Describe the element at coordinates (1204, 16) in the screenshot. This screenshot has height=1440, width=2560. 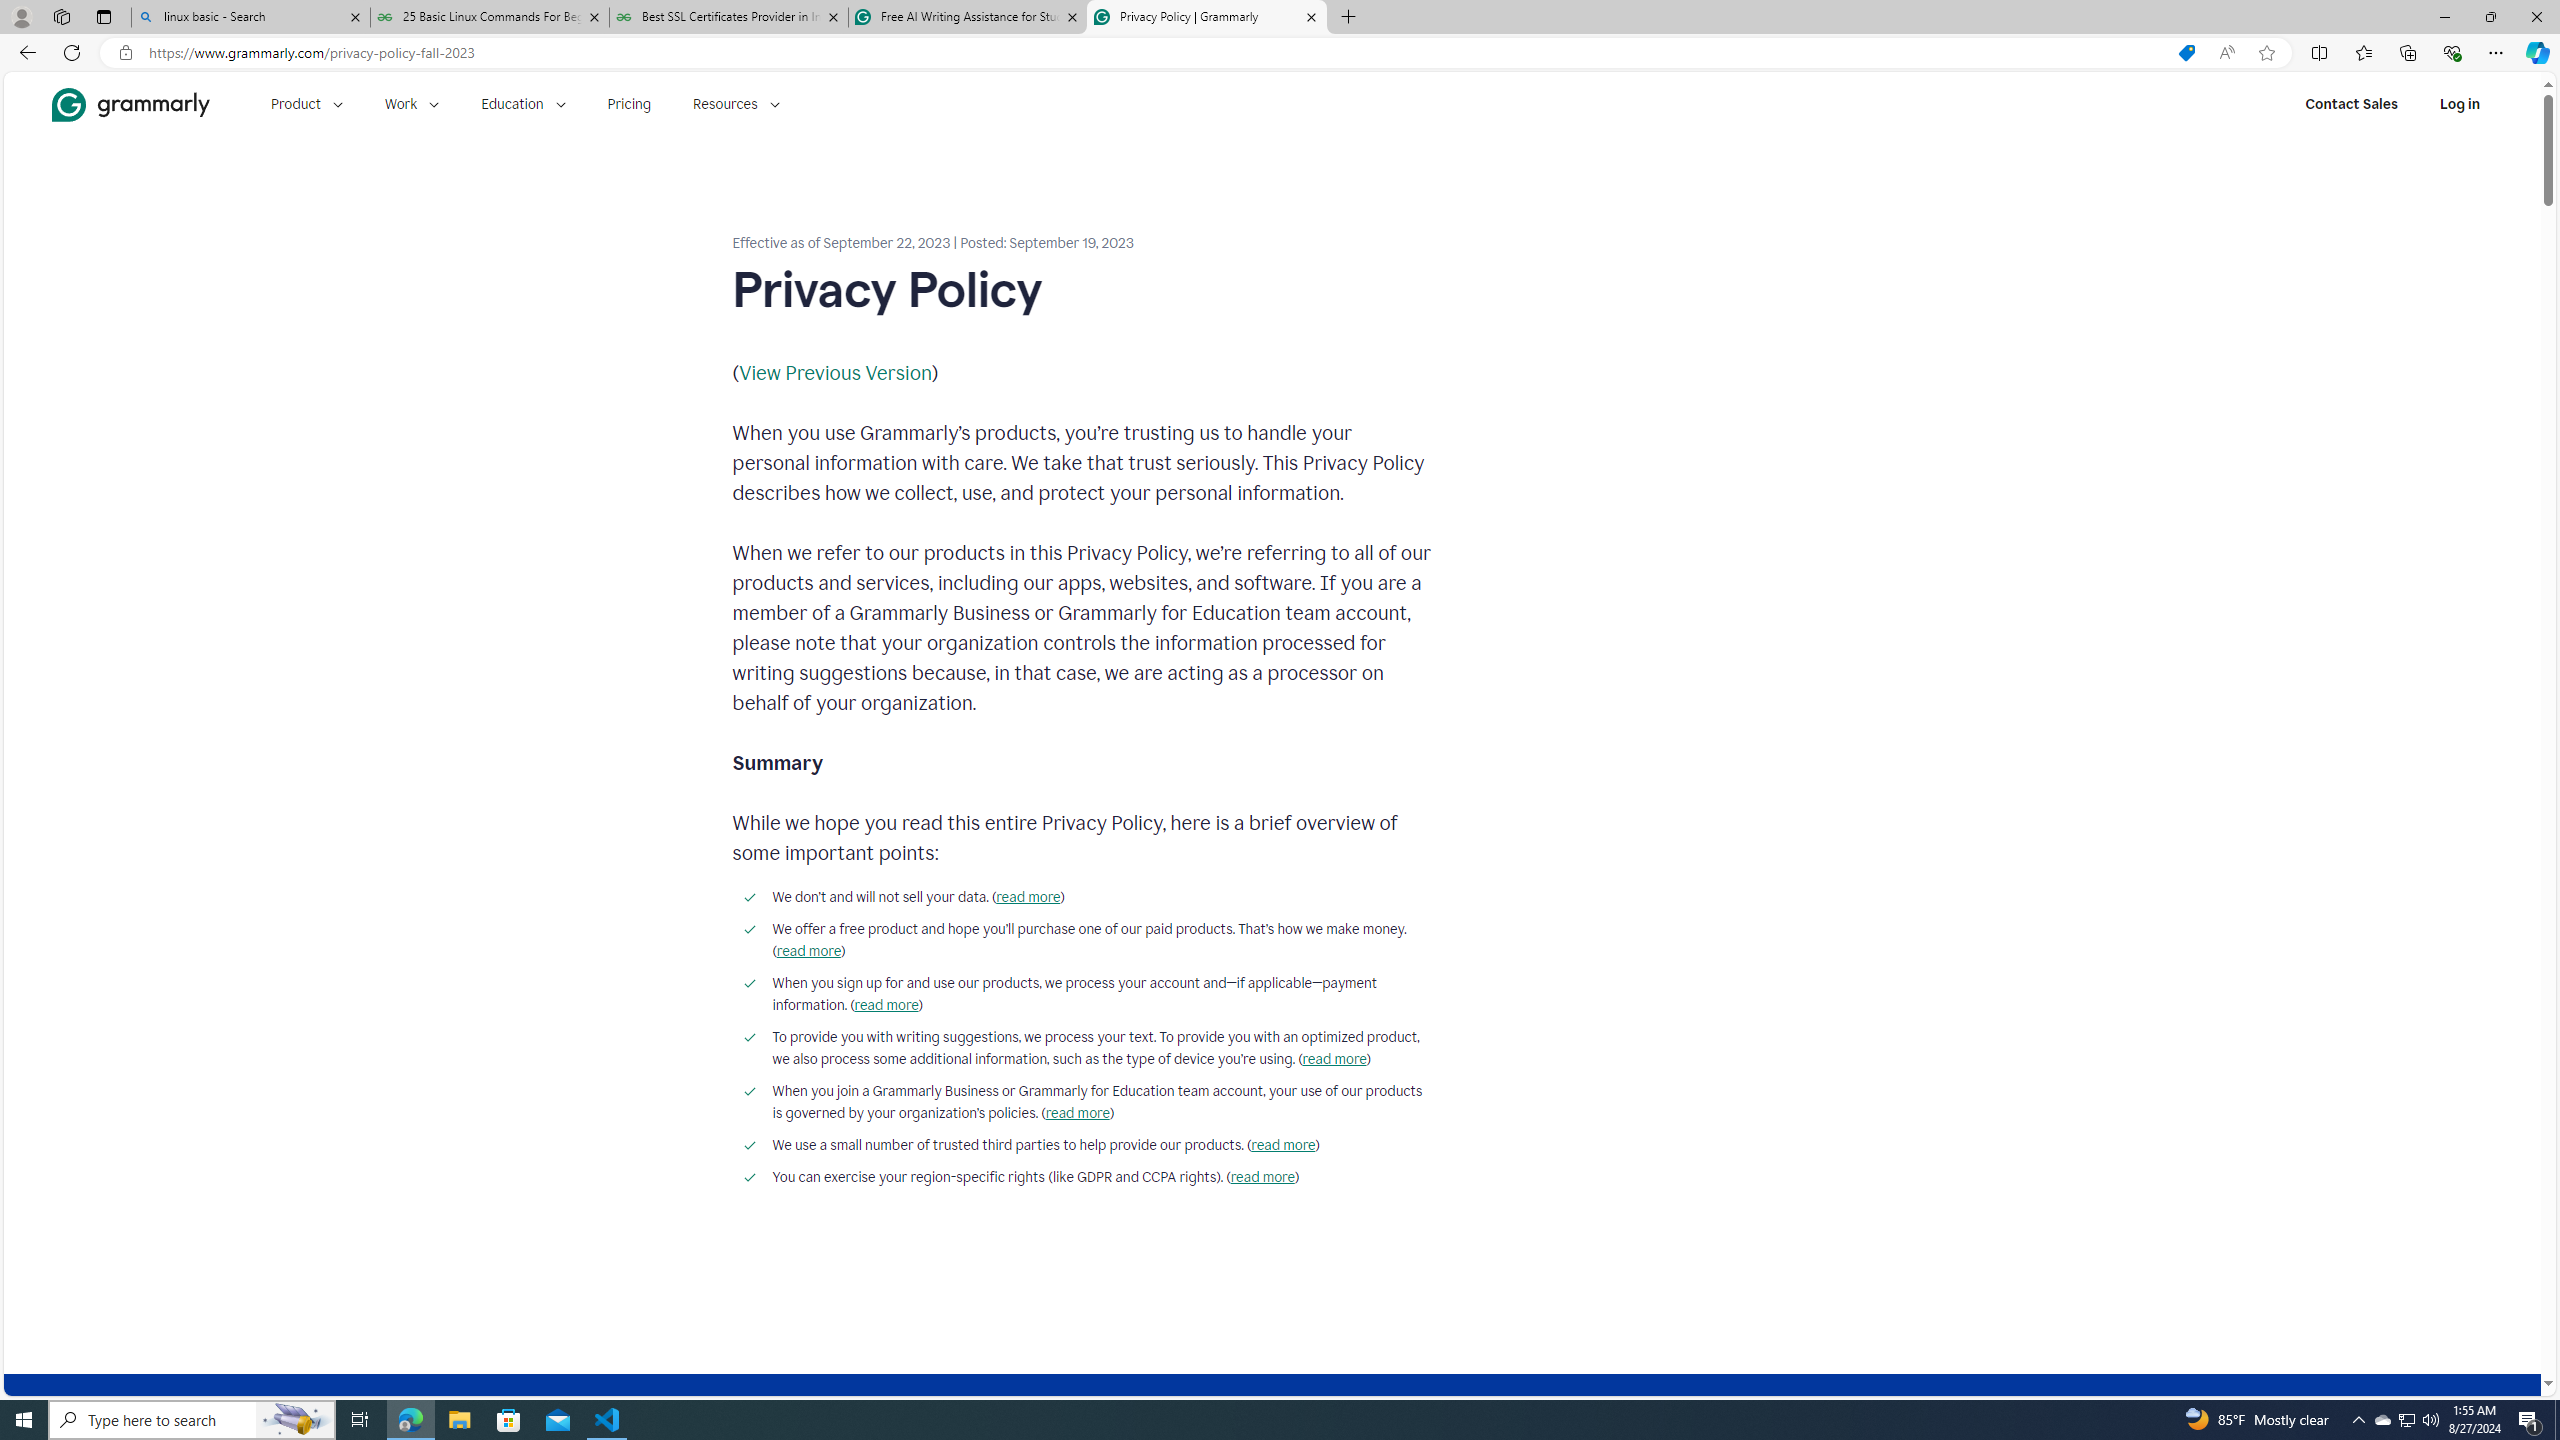
I see `'Privacy Policy | Grammarly'` at that location.